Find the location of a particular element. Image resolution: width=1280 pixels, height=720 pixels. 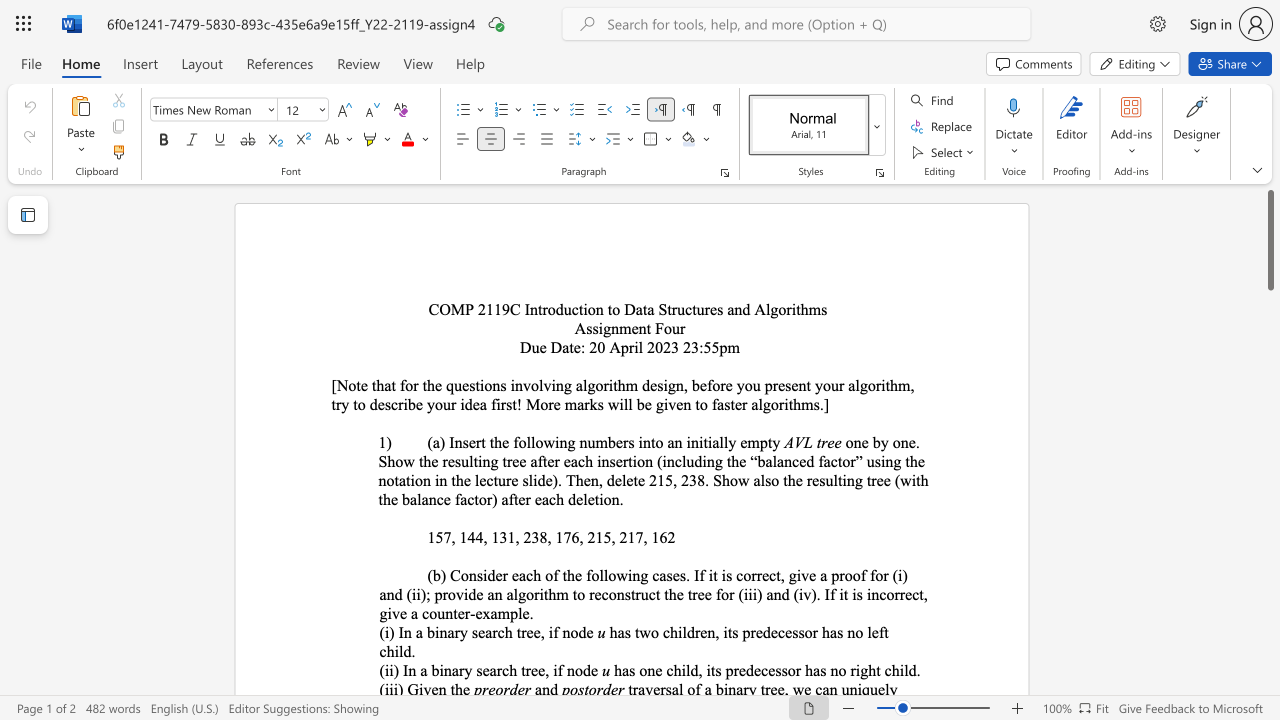

the subset text "y search tree, if no" within the text "(i) In a binary search tree, if node" is located at coordinates (458, 632).